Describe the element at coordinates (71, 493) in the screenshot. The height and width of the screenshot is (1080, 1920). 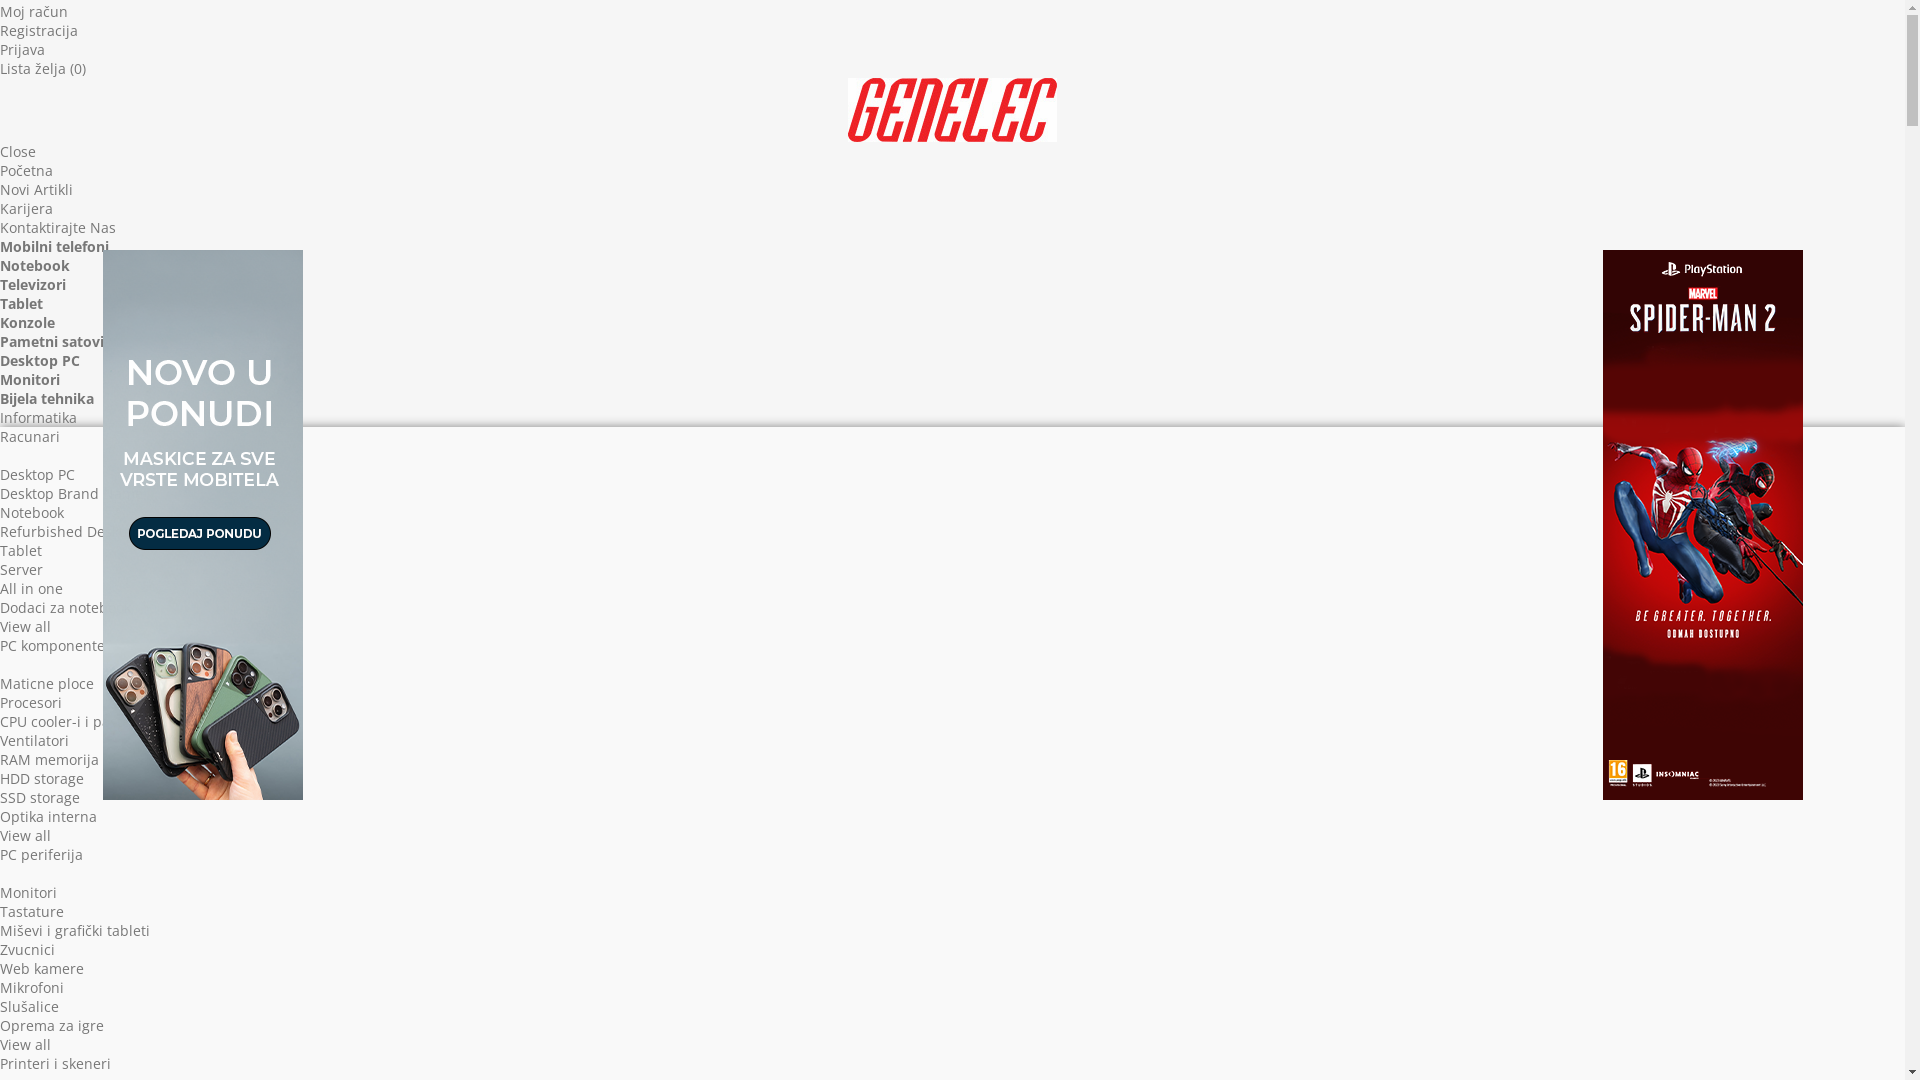
I see `'Desktop Brand Name'` at that location.